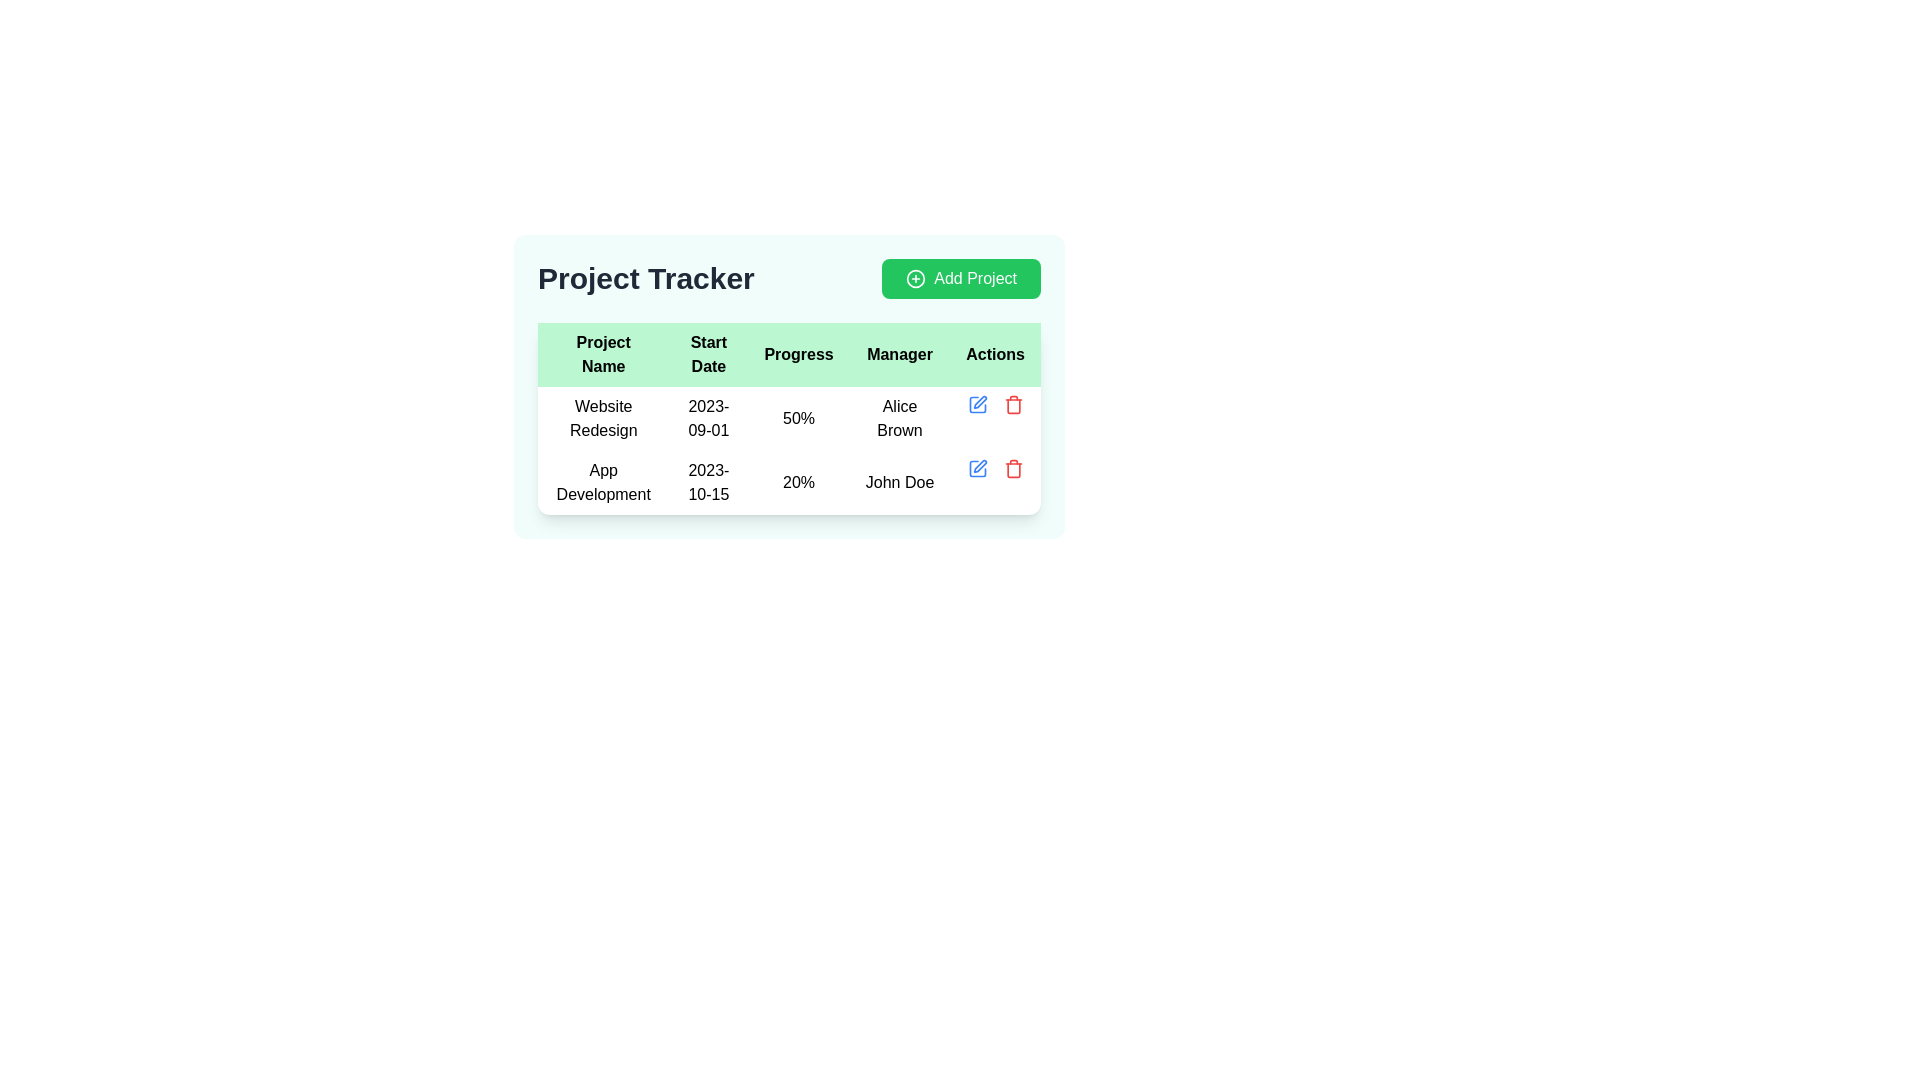  Describe the element at coordinates (1013, 405) in the screenshot. I see `the middle segment of the trash can icon located towards the right-hand side of the 'Actions' column in the second row of the 'Project Tracker' table` at that location.